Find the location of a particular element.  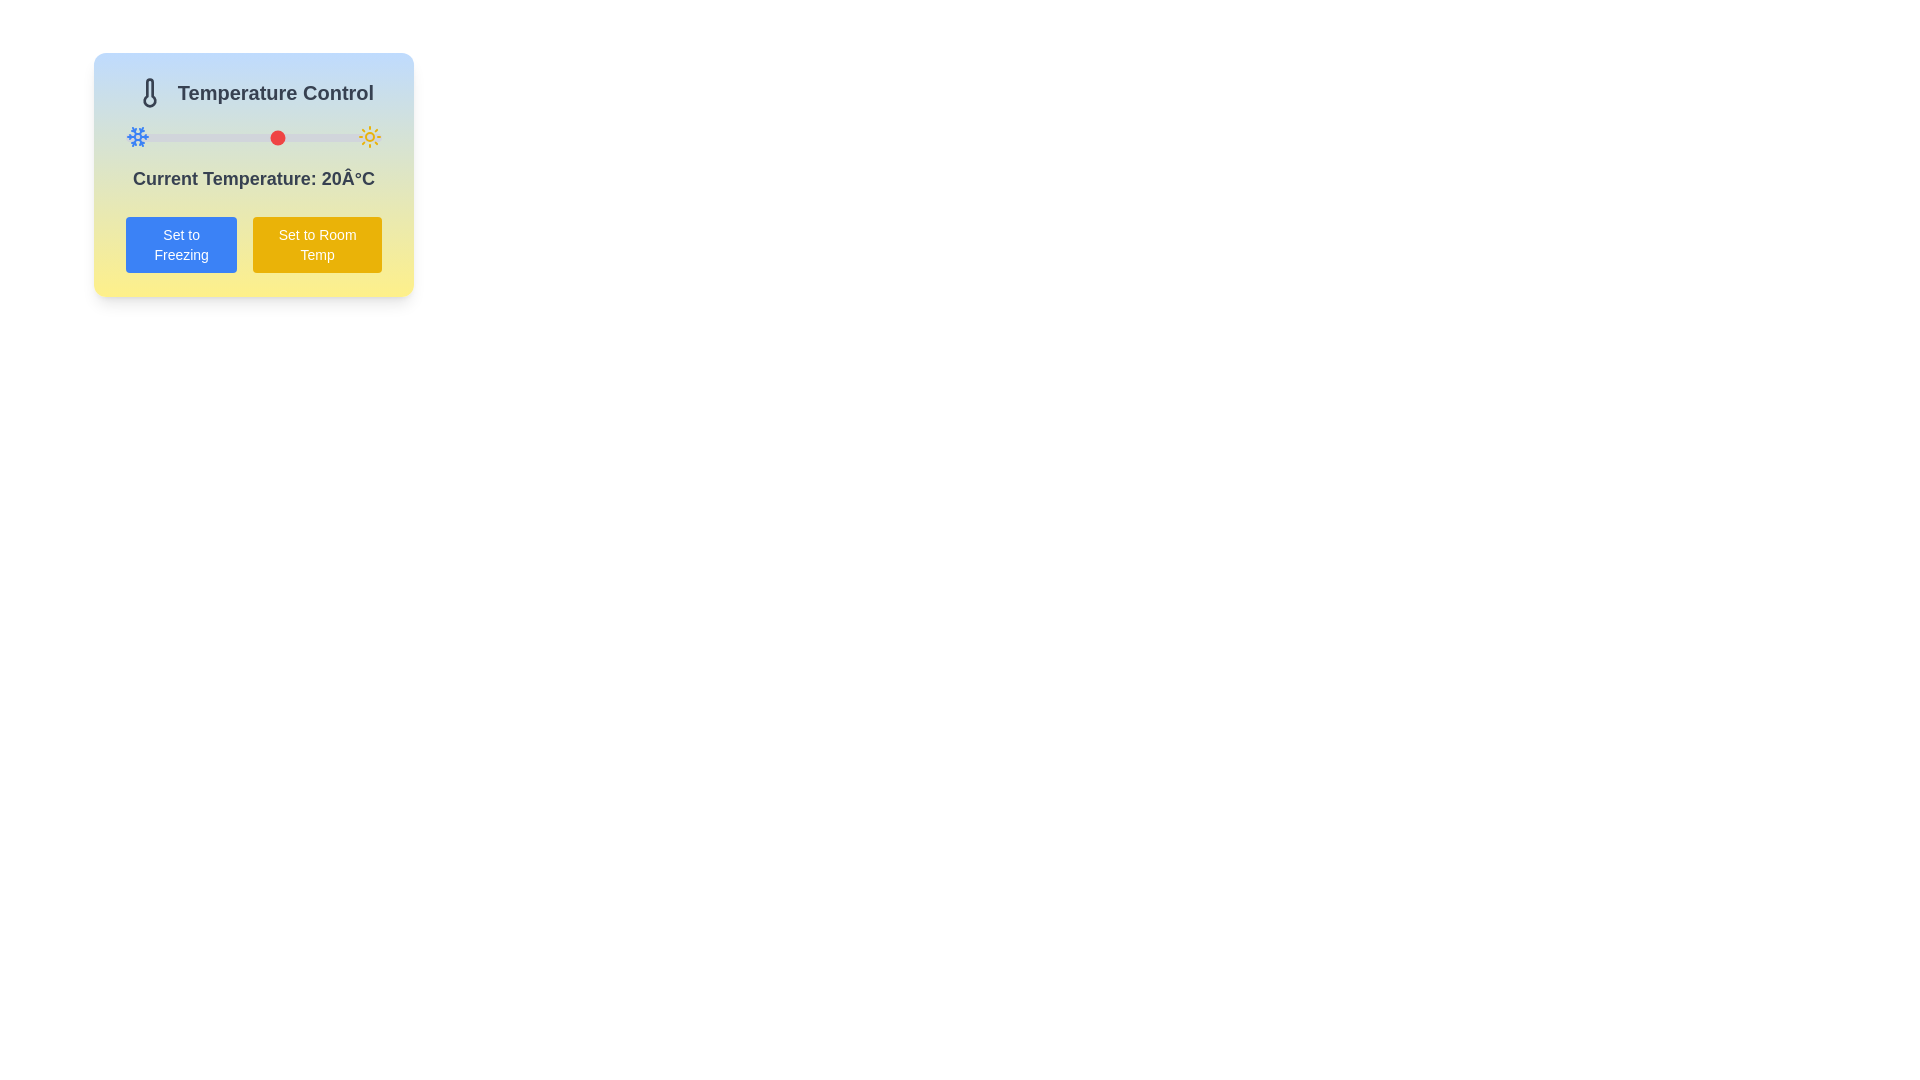

the temperature is located at coordinates (207, 137).